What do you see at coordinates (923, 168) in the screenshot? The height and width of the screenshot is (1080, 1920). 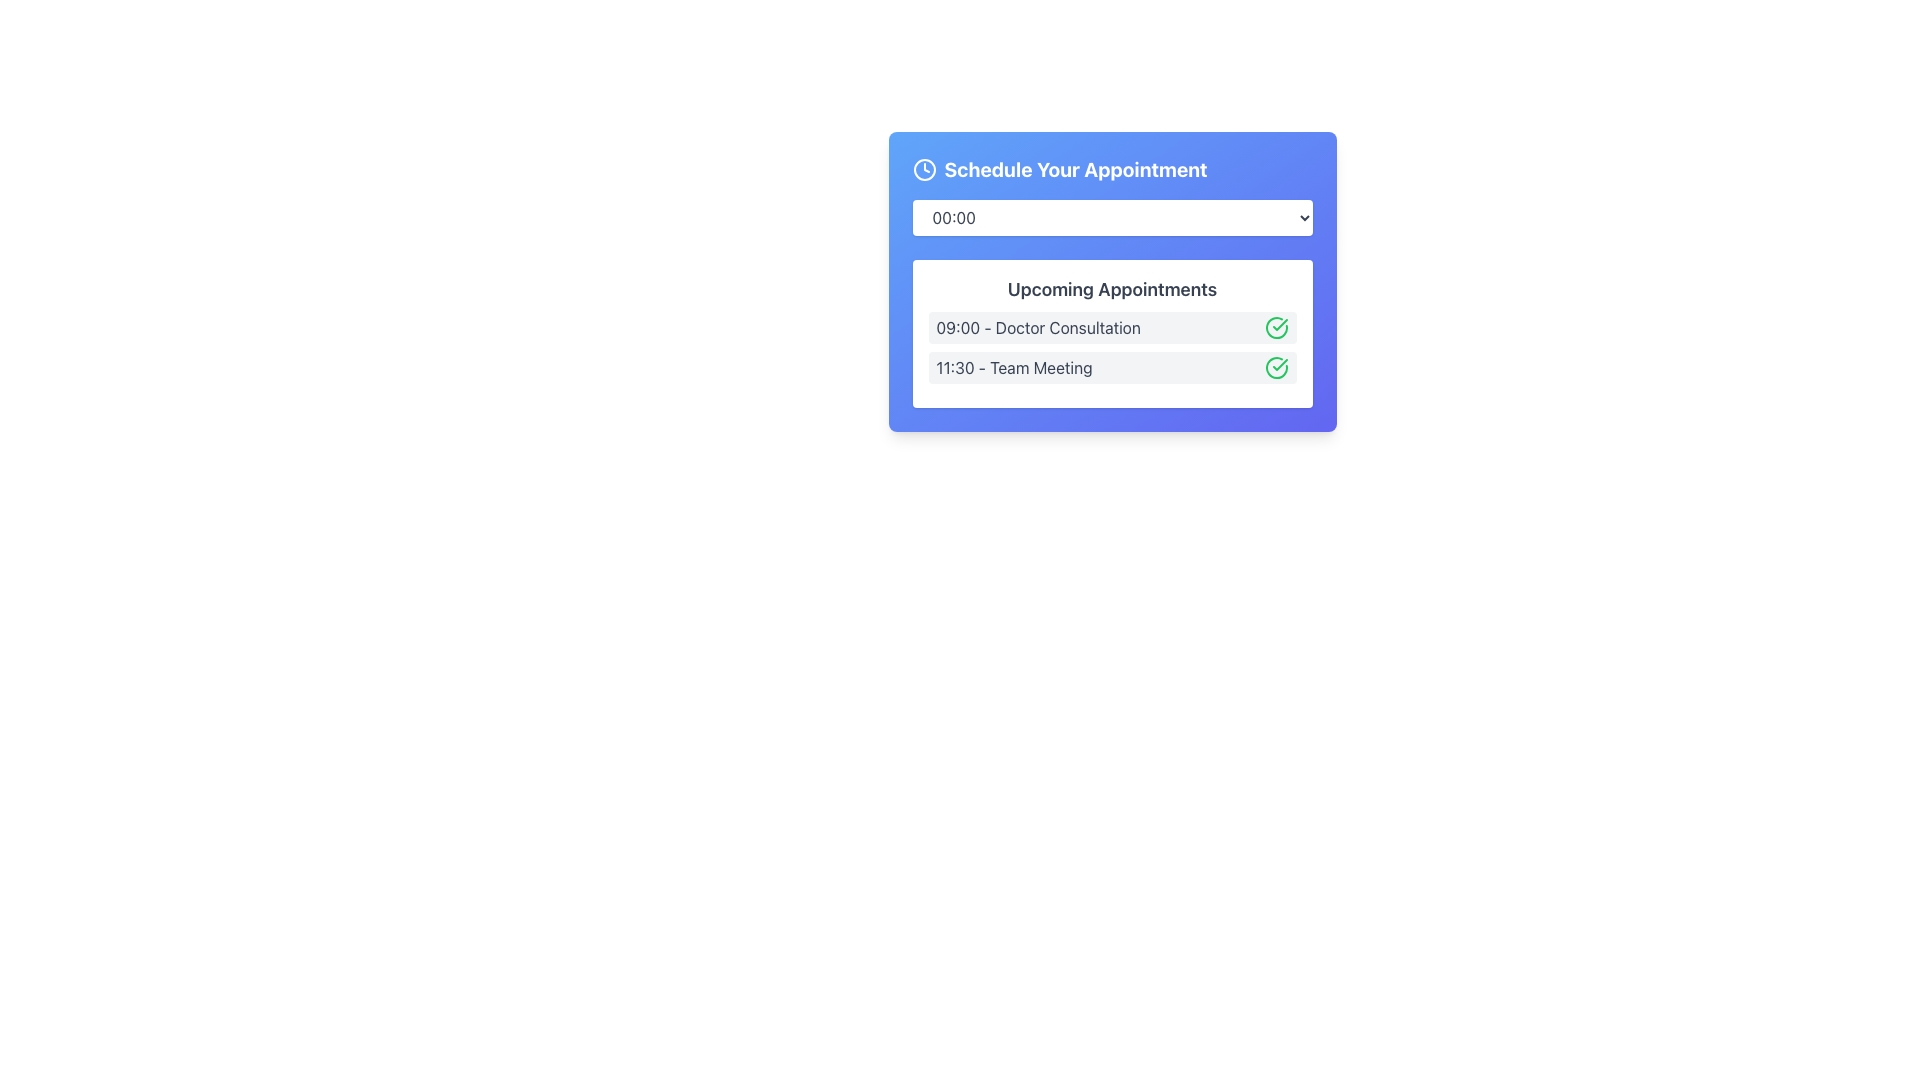 I see `the clock icon located in the top left corner of the blue header section of the card titled 'Schedule Your Appointment', which is outlined in white against a blue circular background` at bounding box center [923, 168].